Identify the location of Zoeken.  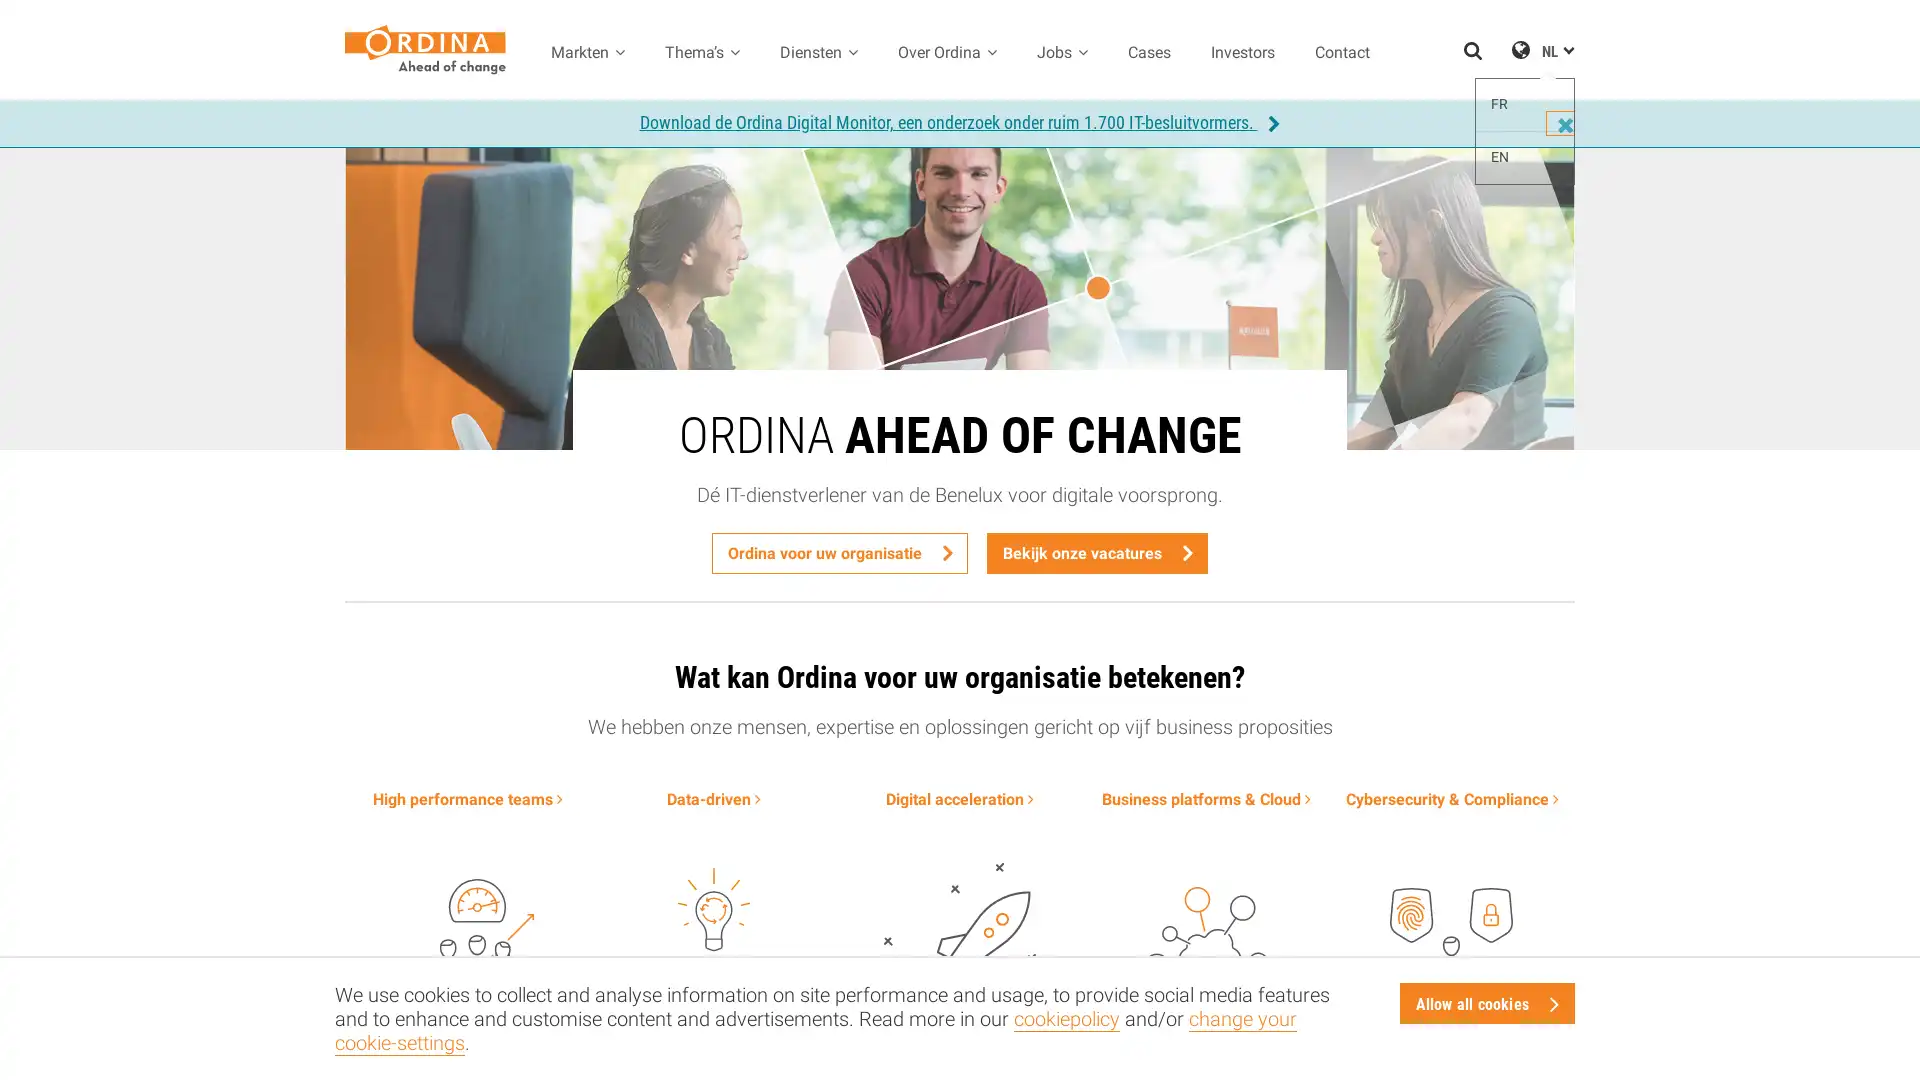
(1389, 49).